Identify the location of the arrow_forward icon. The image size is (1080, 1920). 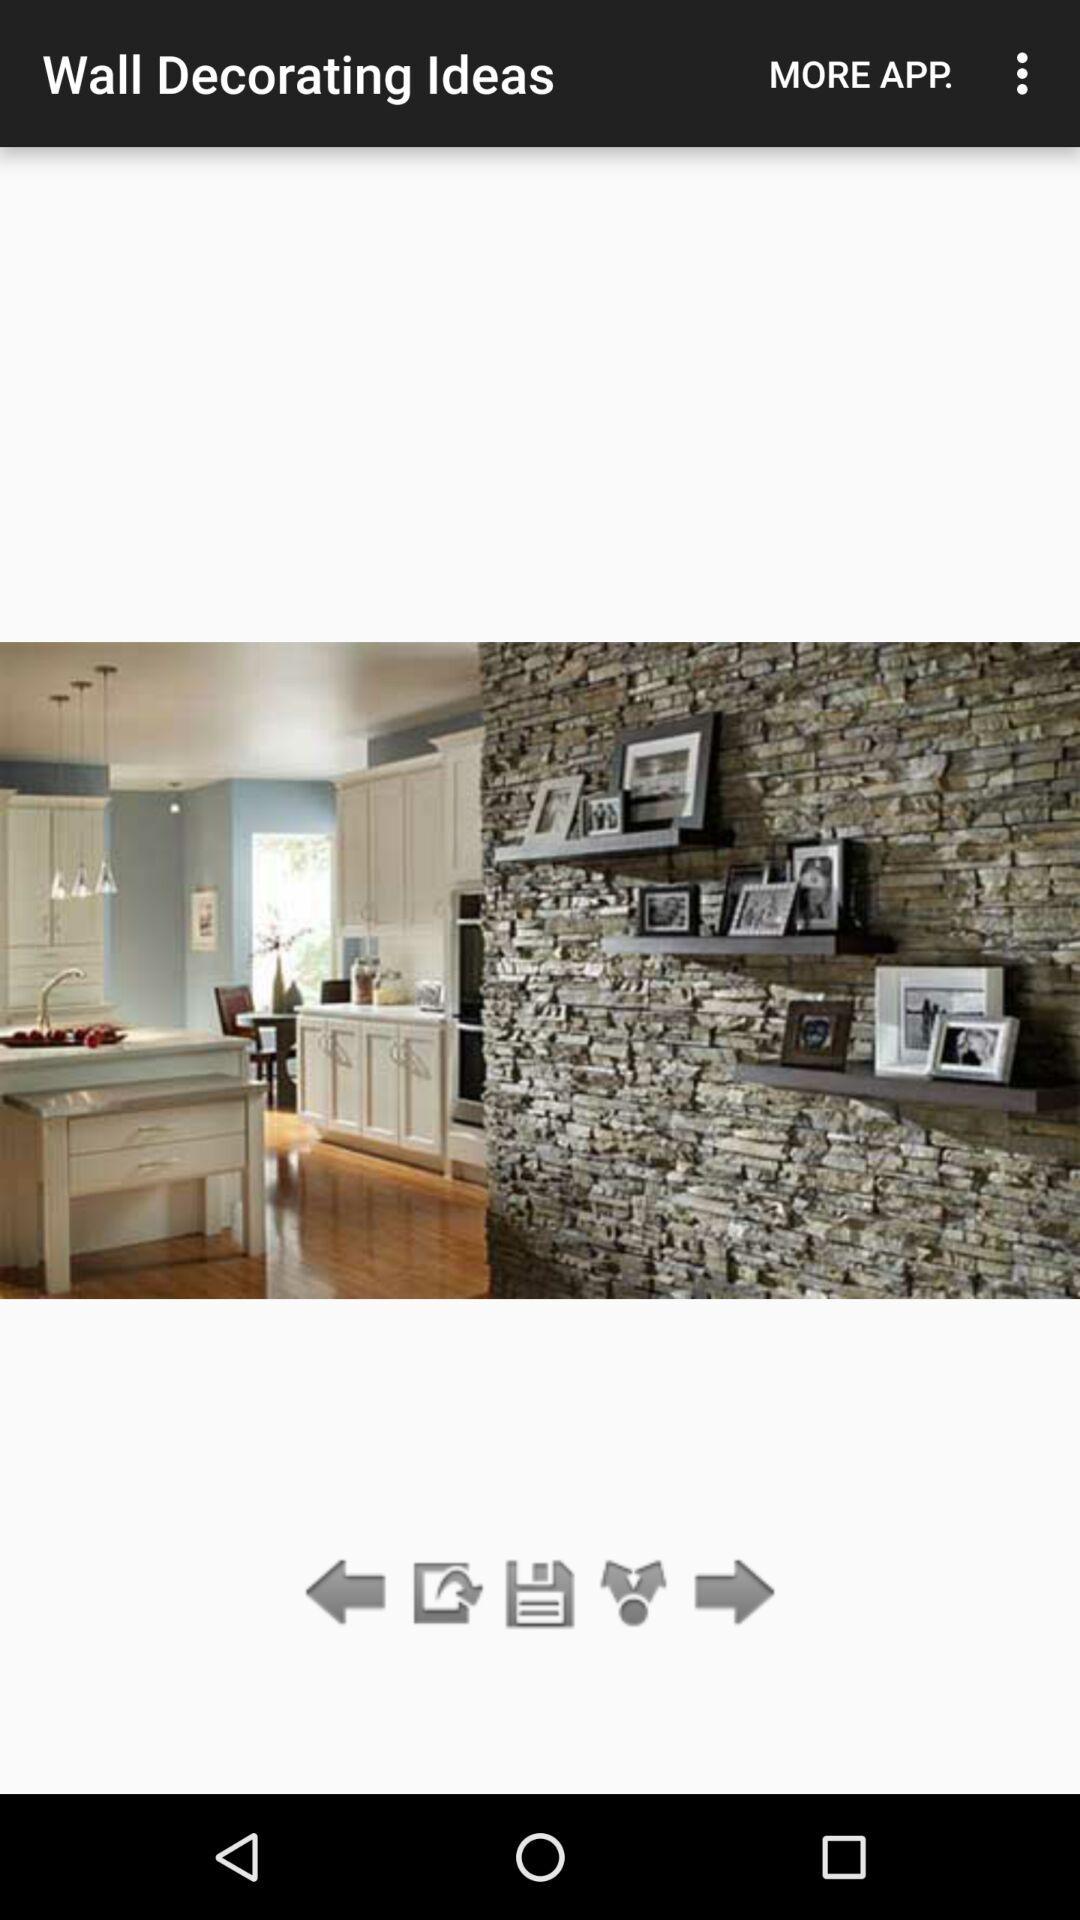
(729, 1593).